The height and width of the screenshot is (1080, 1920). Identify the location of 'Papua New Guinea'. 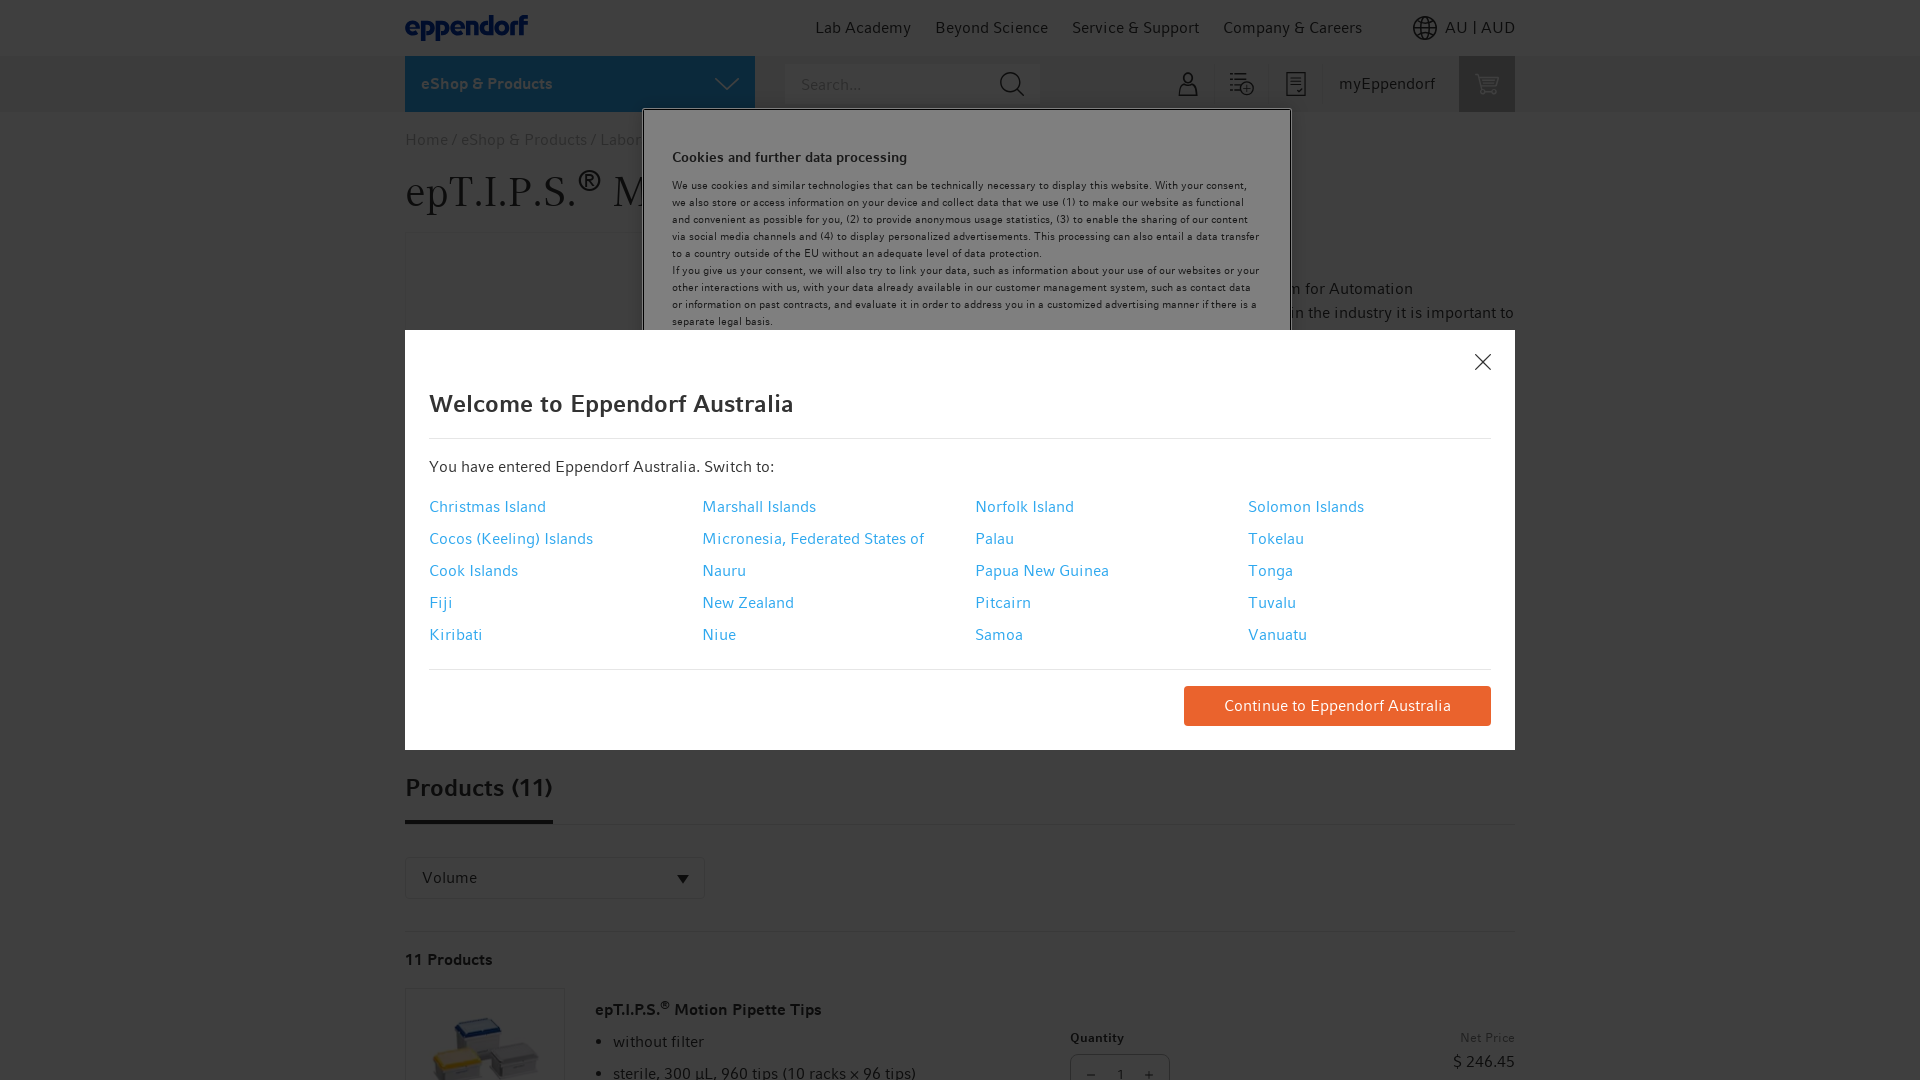
(974, 570).